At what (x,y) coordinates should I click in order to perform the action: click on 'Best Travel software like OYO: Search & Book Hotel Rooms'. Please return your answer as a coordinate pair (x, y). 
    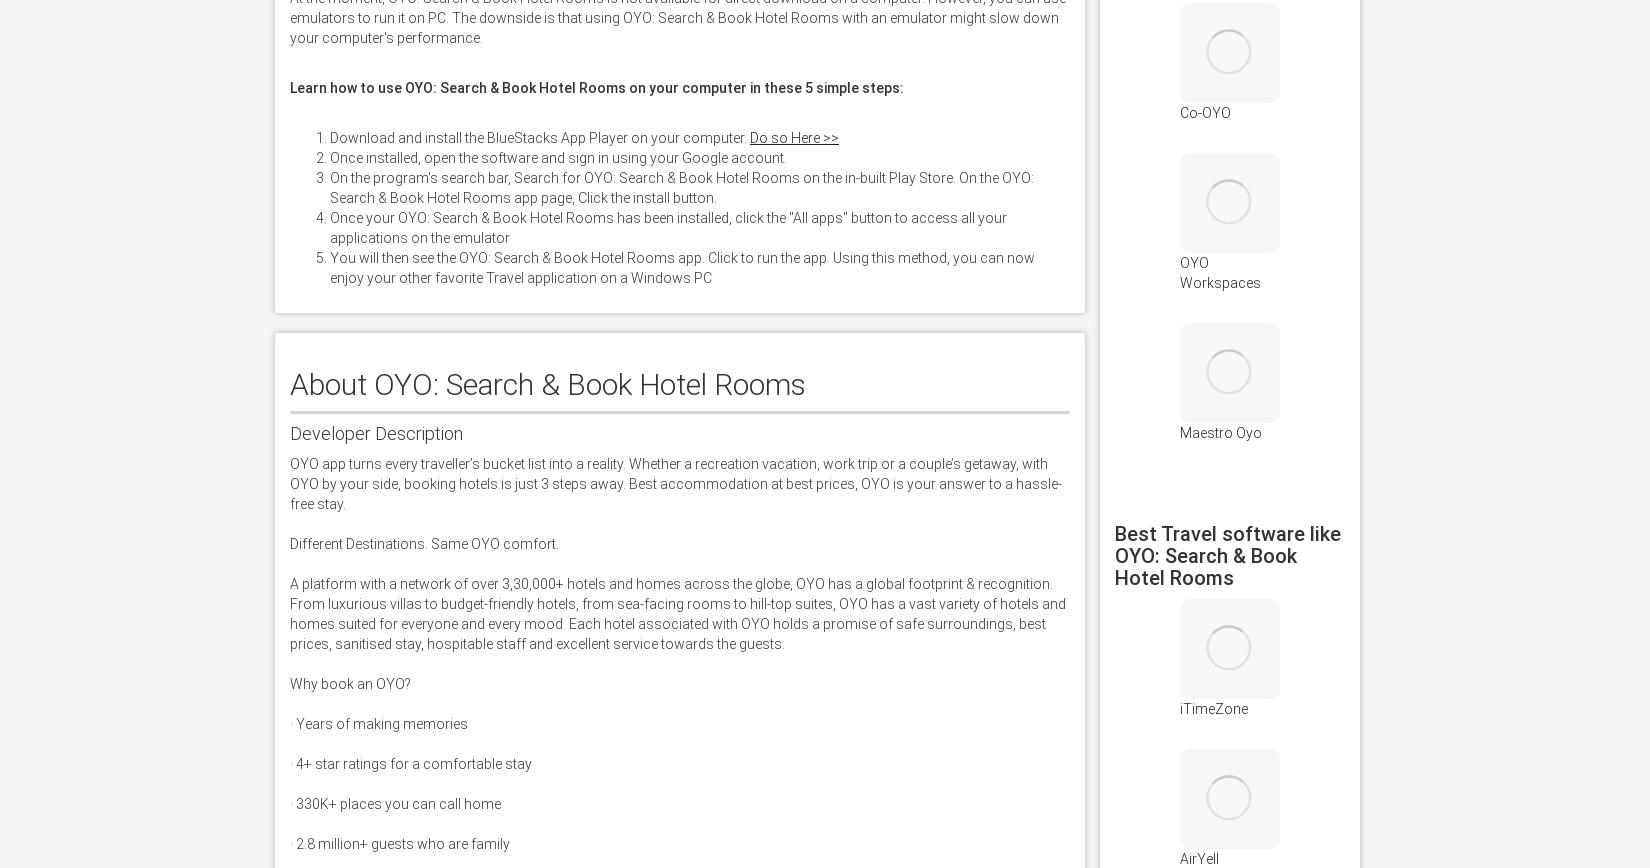
    Looking at the image, I should click on (1227, 556).